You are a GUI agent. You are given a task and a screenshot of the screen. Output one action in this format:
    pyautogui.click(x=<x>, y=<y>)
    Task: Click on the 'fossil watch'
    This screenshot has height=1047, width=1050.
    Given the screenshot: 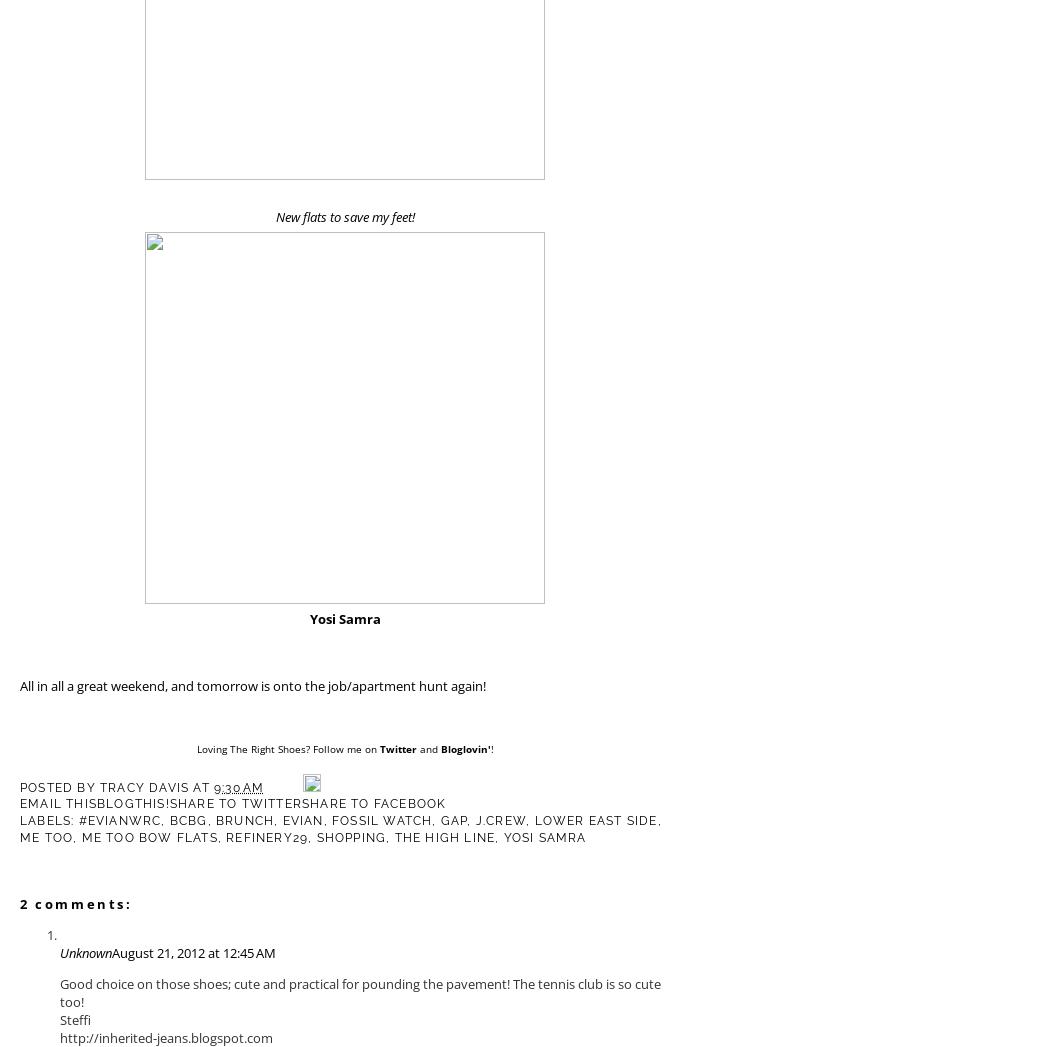 What is the action you would take?
    pyautogui.click(x=381, y=820)
    